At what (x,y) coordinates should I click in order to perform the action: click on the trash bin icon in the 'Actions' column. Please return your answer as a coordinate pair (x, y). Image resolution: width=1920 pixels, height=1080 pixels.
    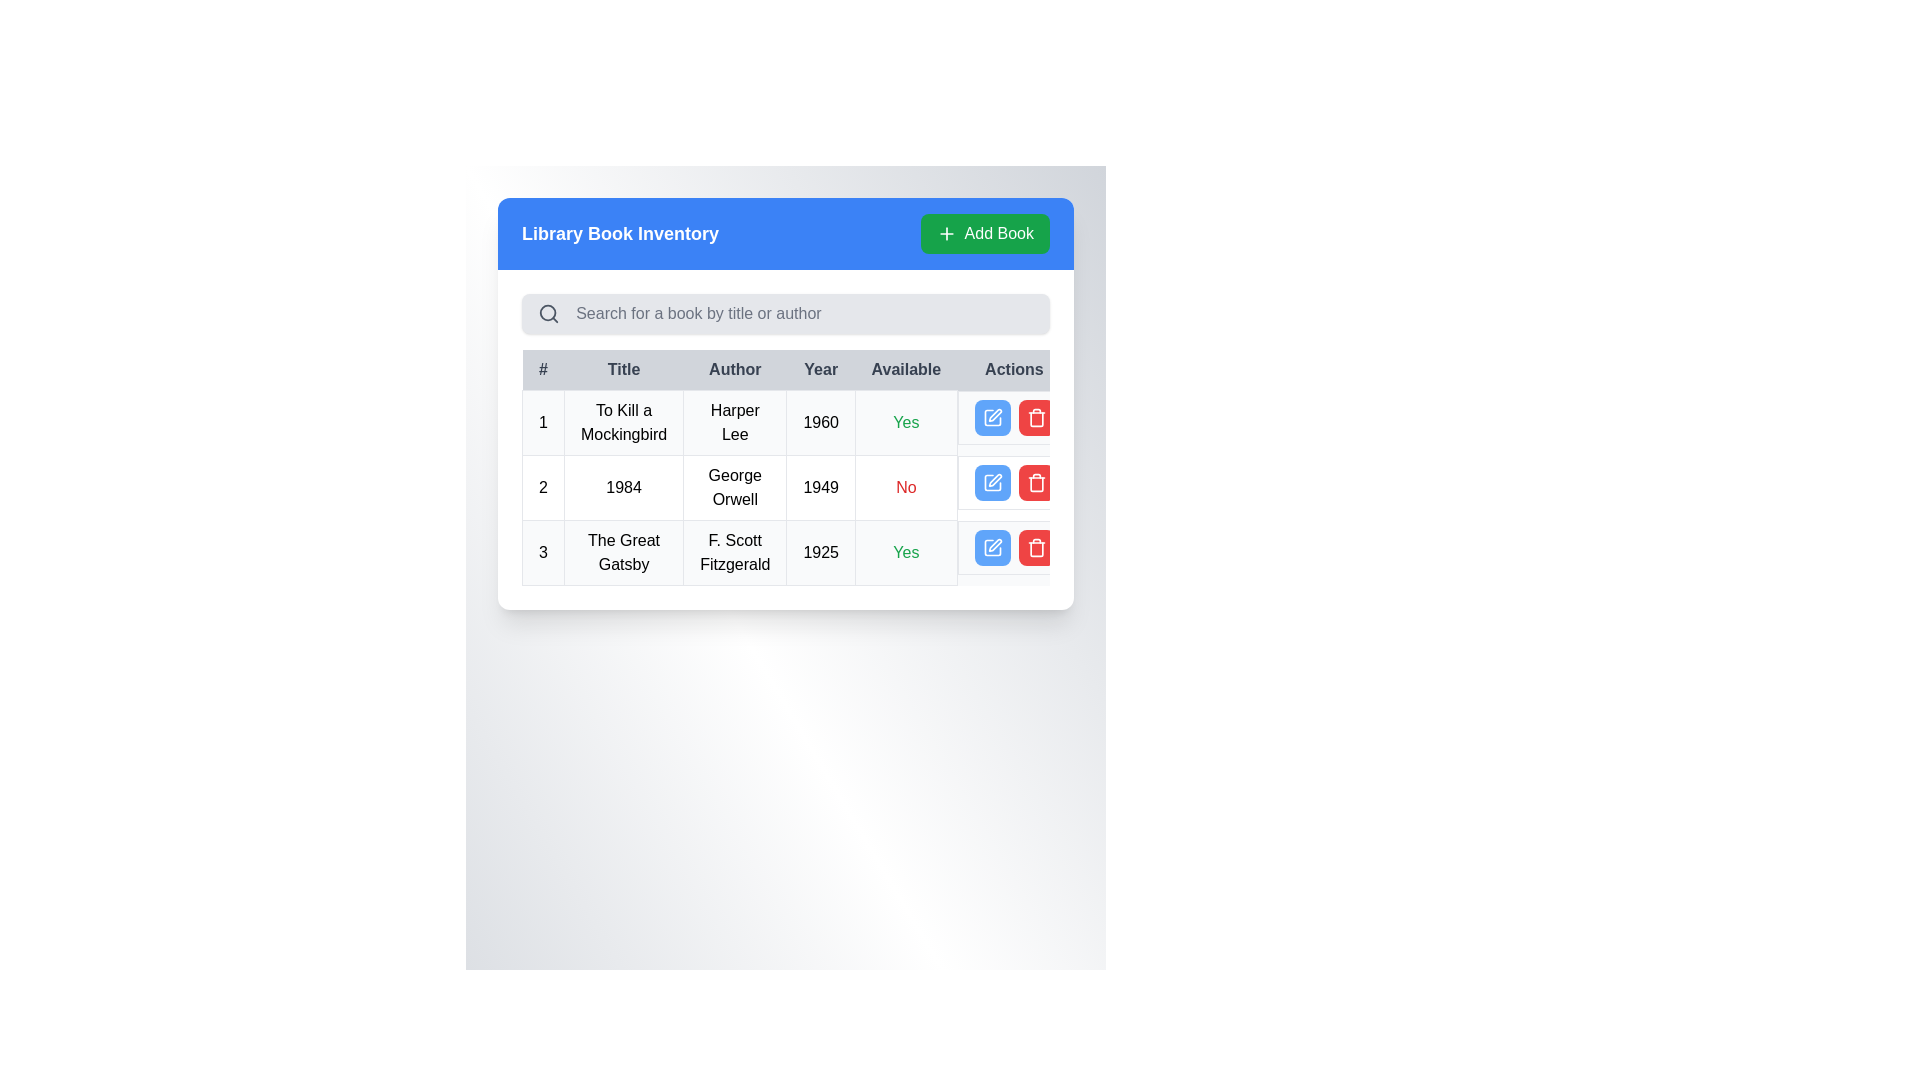
    Looking at the image, I should click on (1036, 418).